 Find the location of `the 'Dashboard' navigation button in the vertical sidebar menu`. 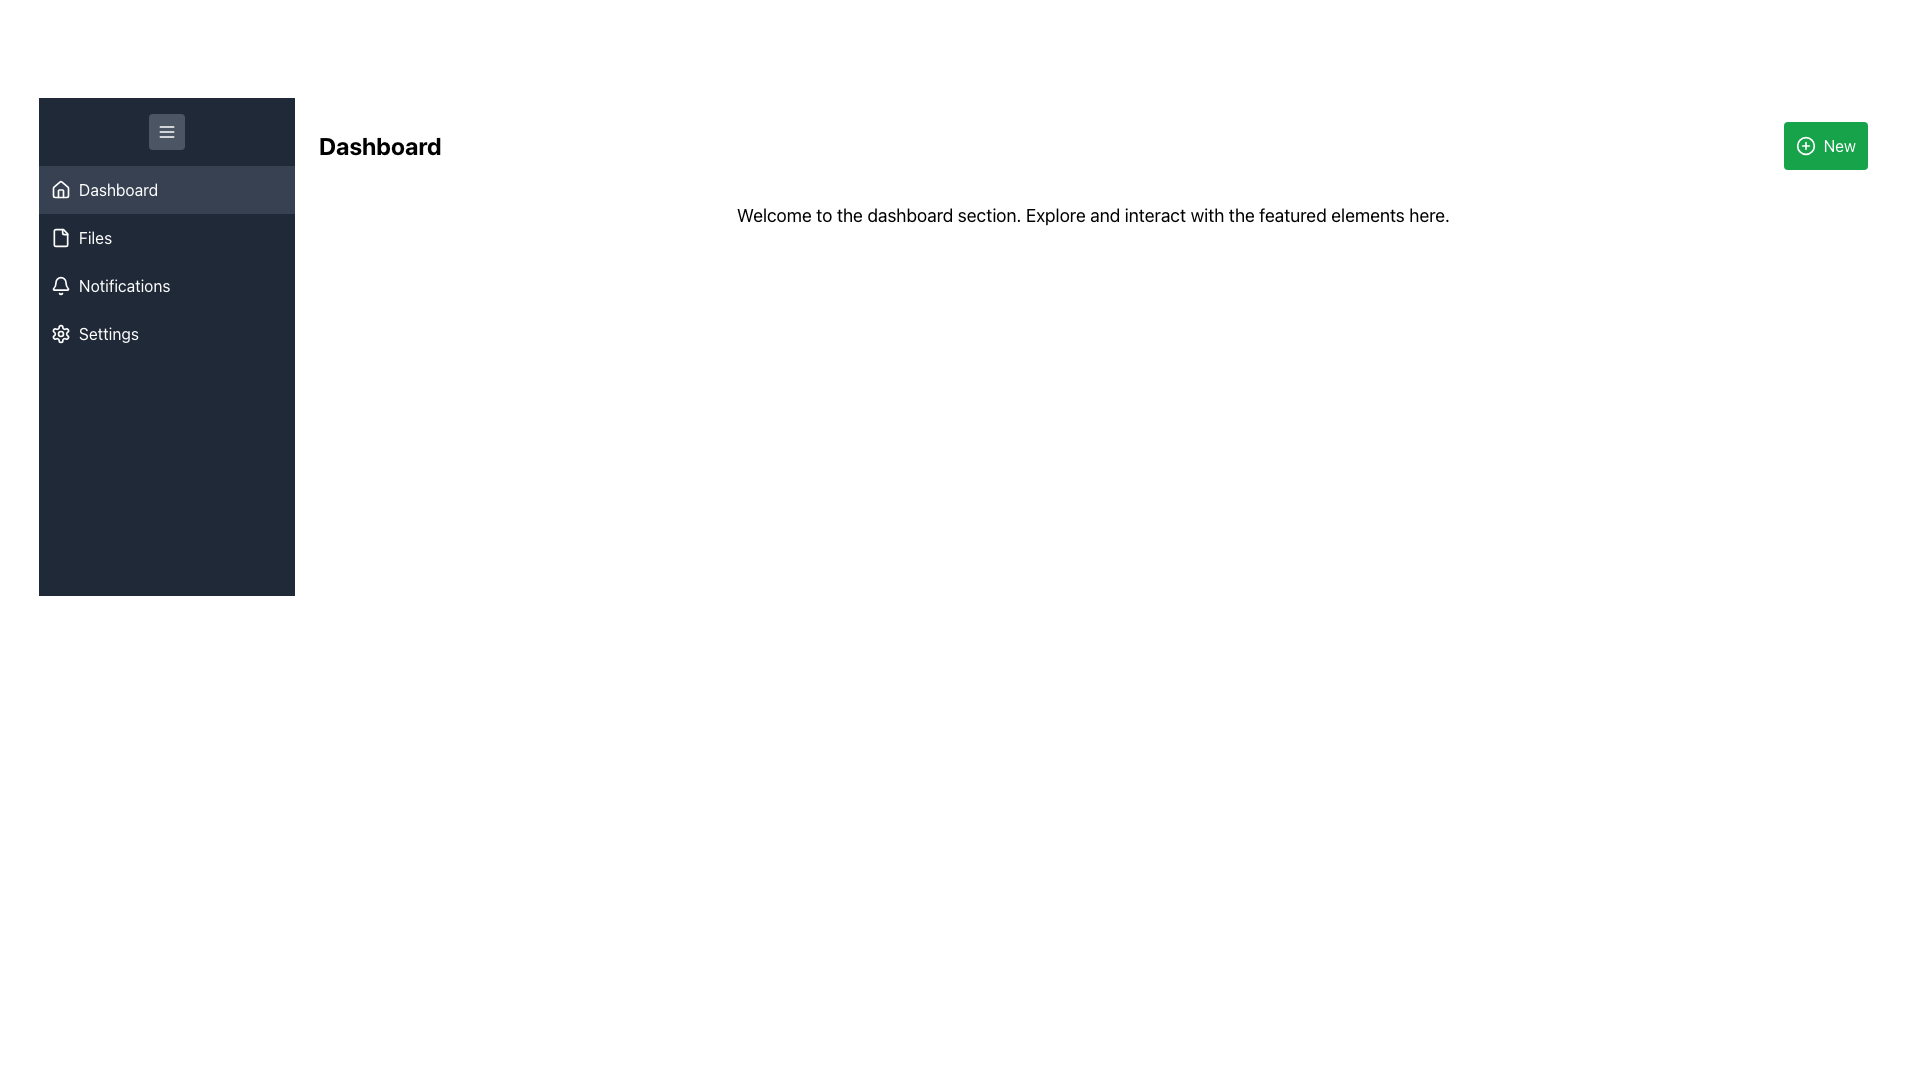

the 'Dashboard' navigation button in the vertical sidebar menu is located at coordinates (167, 189).